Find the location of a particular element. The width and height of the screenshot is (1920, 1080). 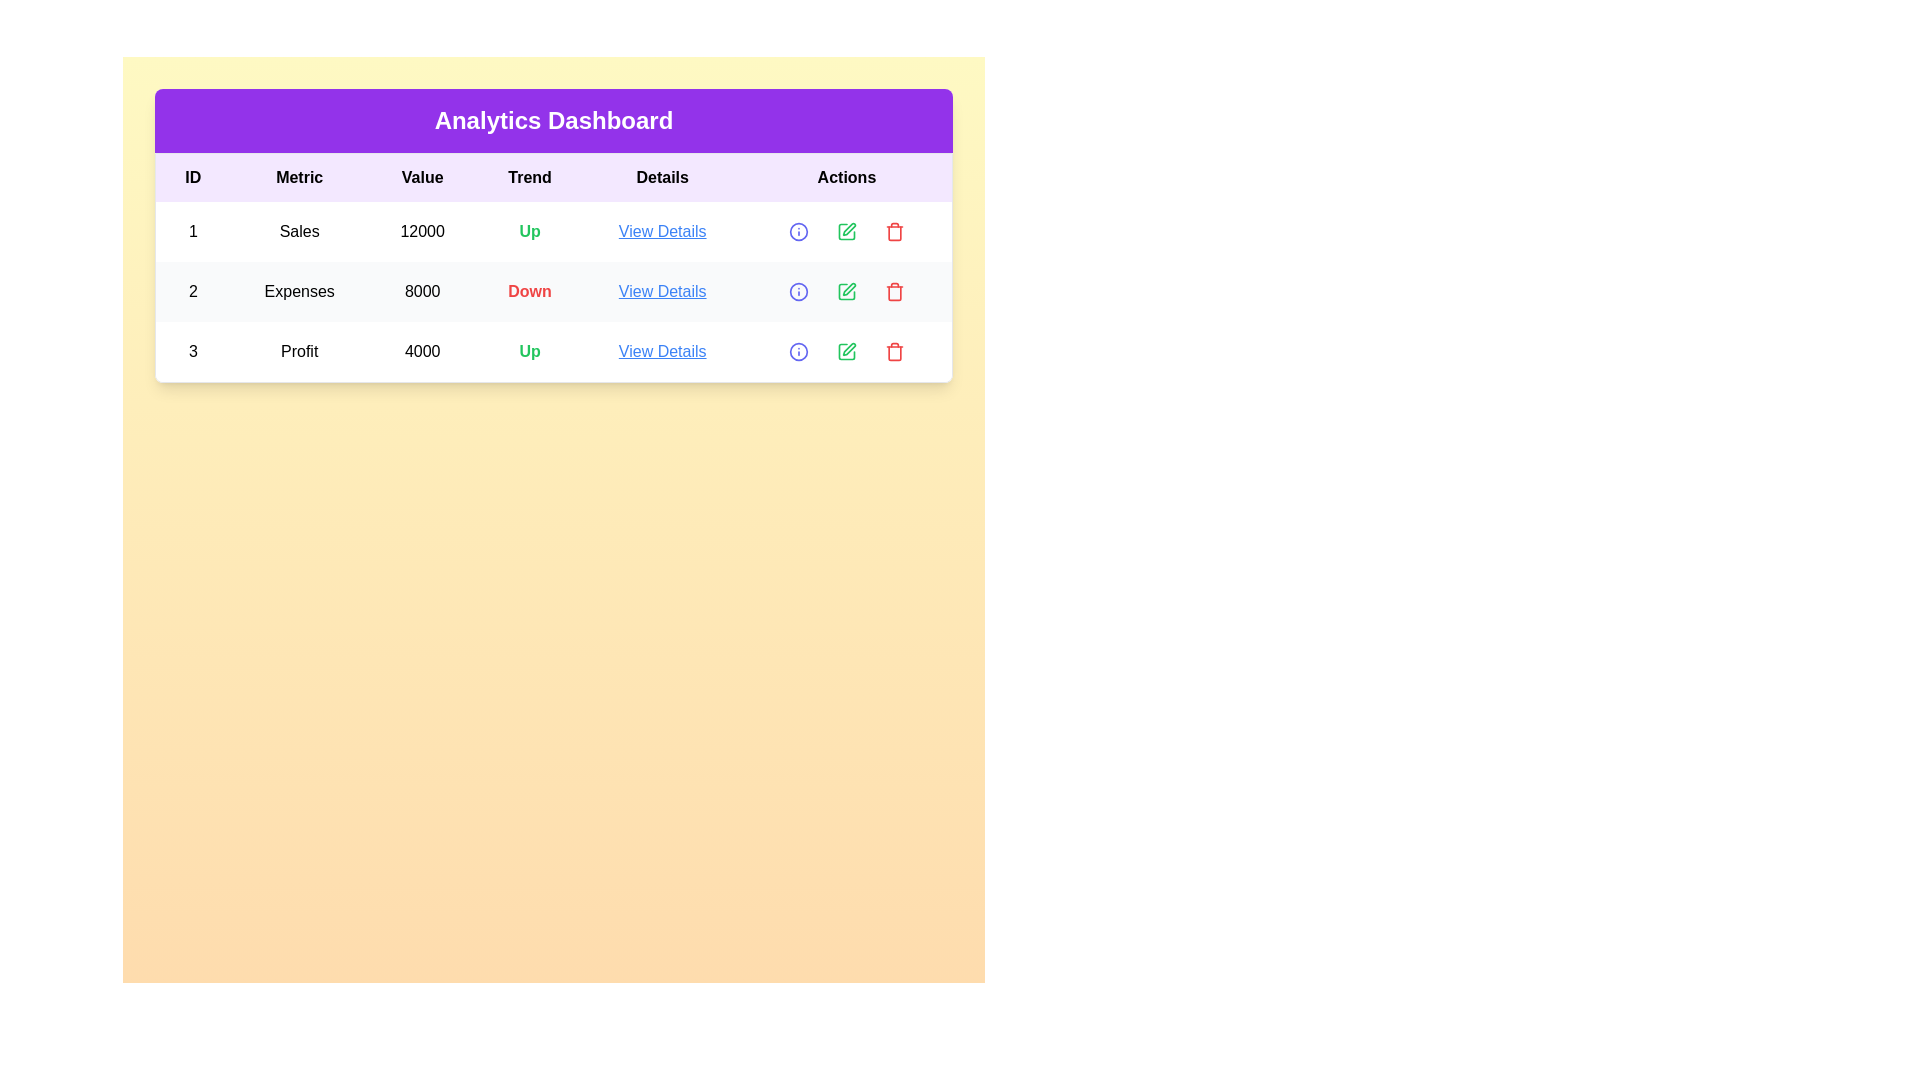

the delete icon button located in the 'Actions' column of the table row representing 'Profit' to initiate the delete action is located at coordinates (893, 352).